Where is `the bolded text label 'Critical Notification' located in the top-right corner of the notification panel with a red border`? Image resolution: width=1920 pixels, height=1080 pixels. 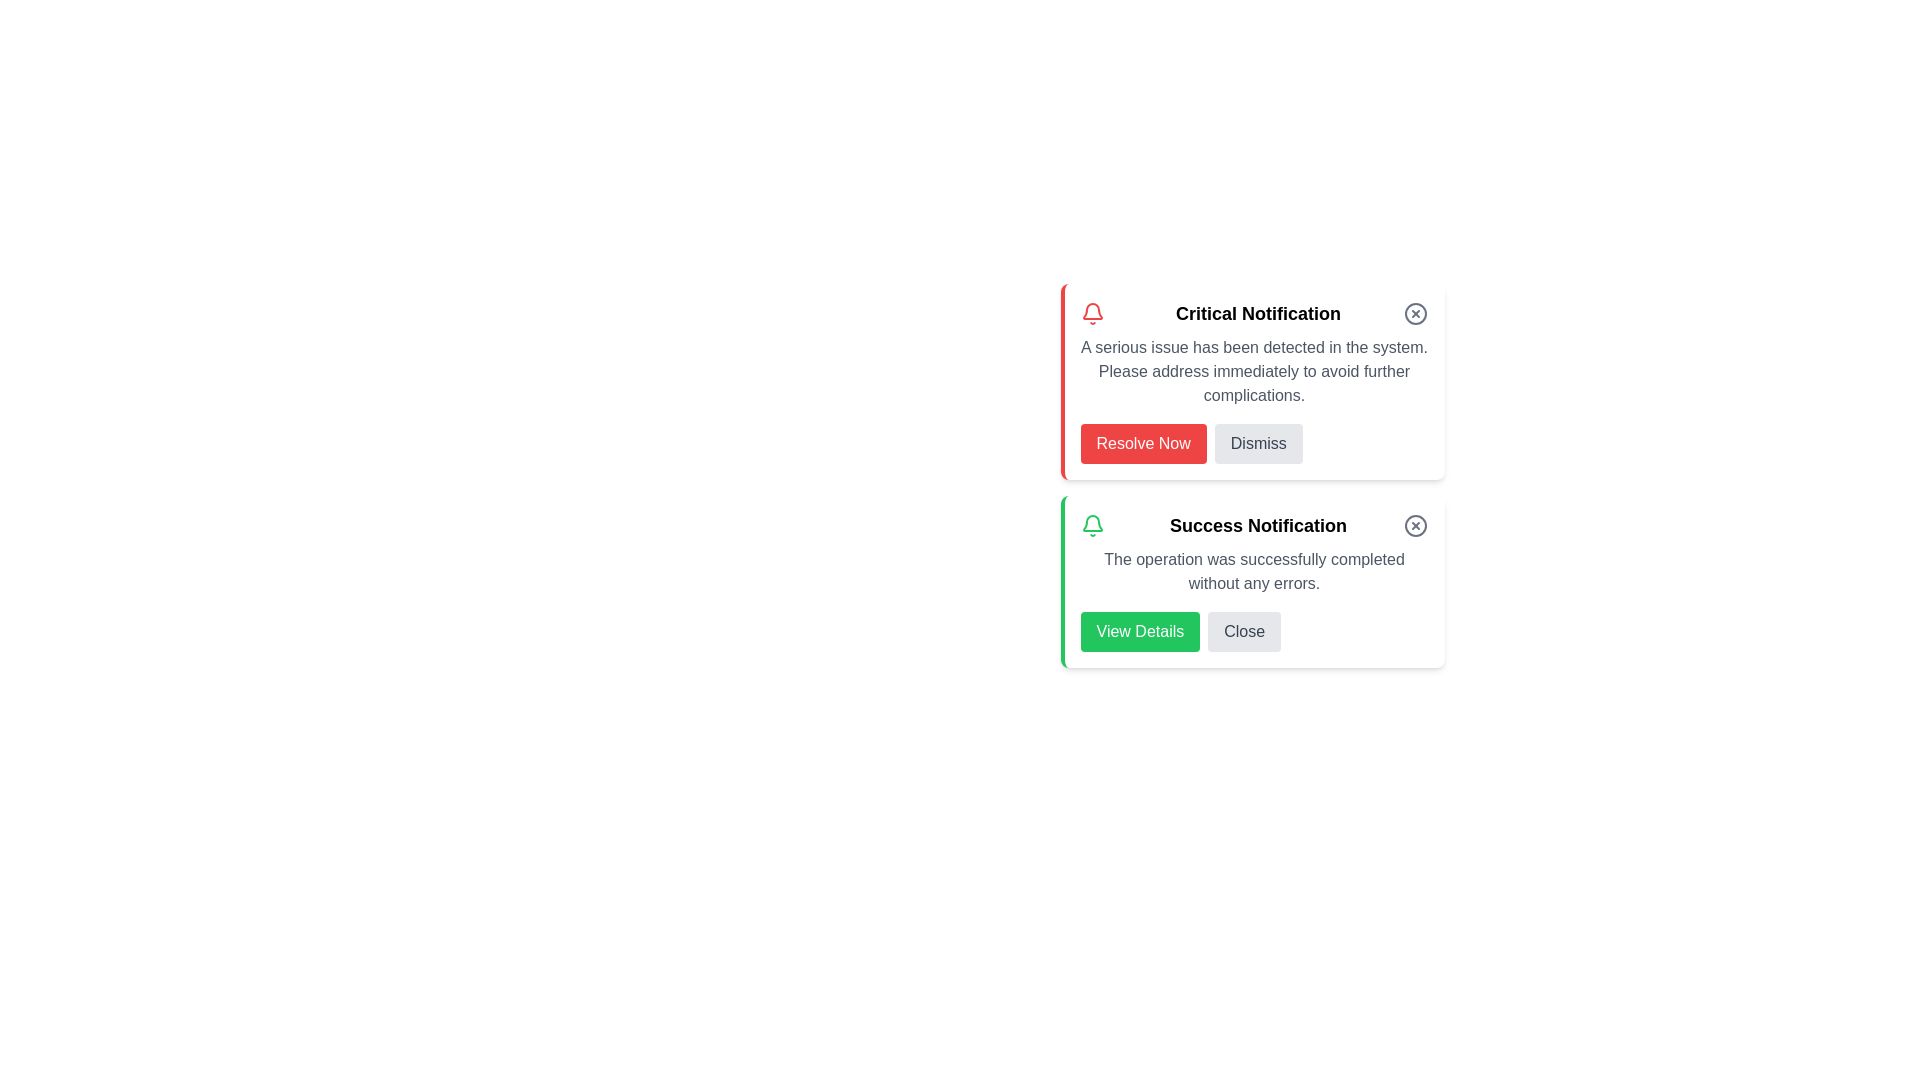 the bolded text label 'Critical Notification' located in the top-right corner of the notification panel with a red border is located at coordinates (1257, 313).